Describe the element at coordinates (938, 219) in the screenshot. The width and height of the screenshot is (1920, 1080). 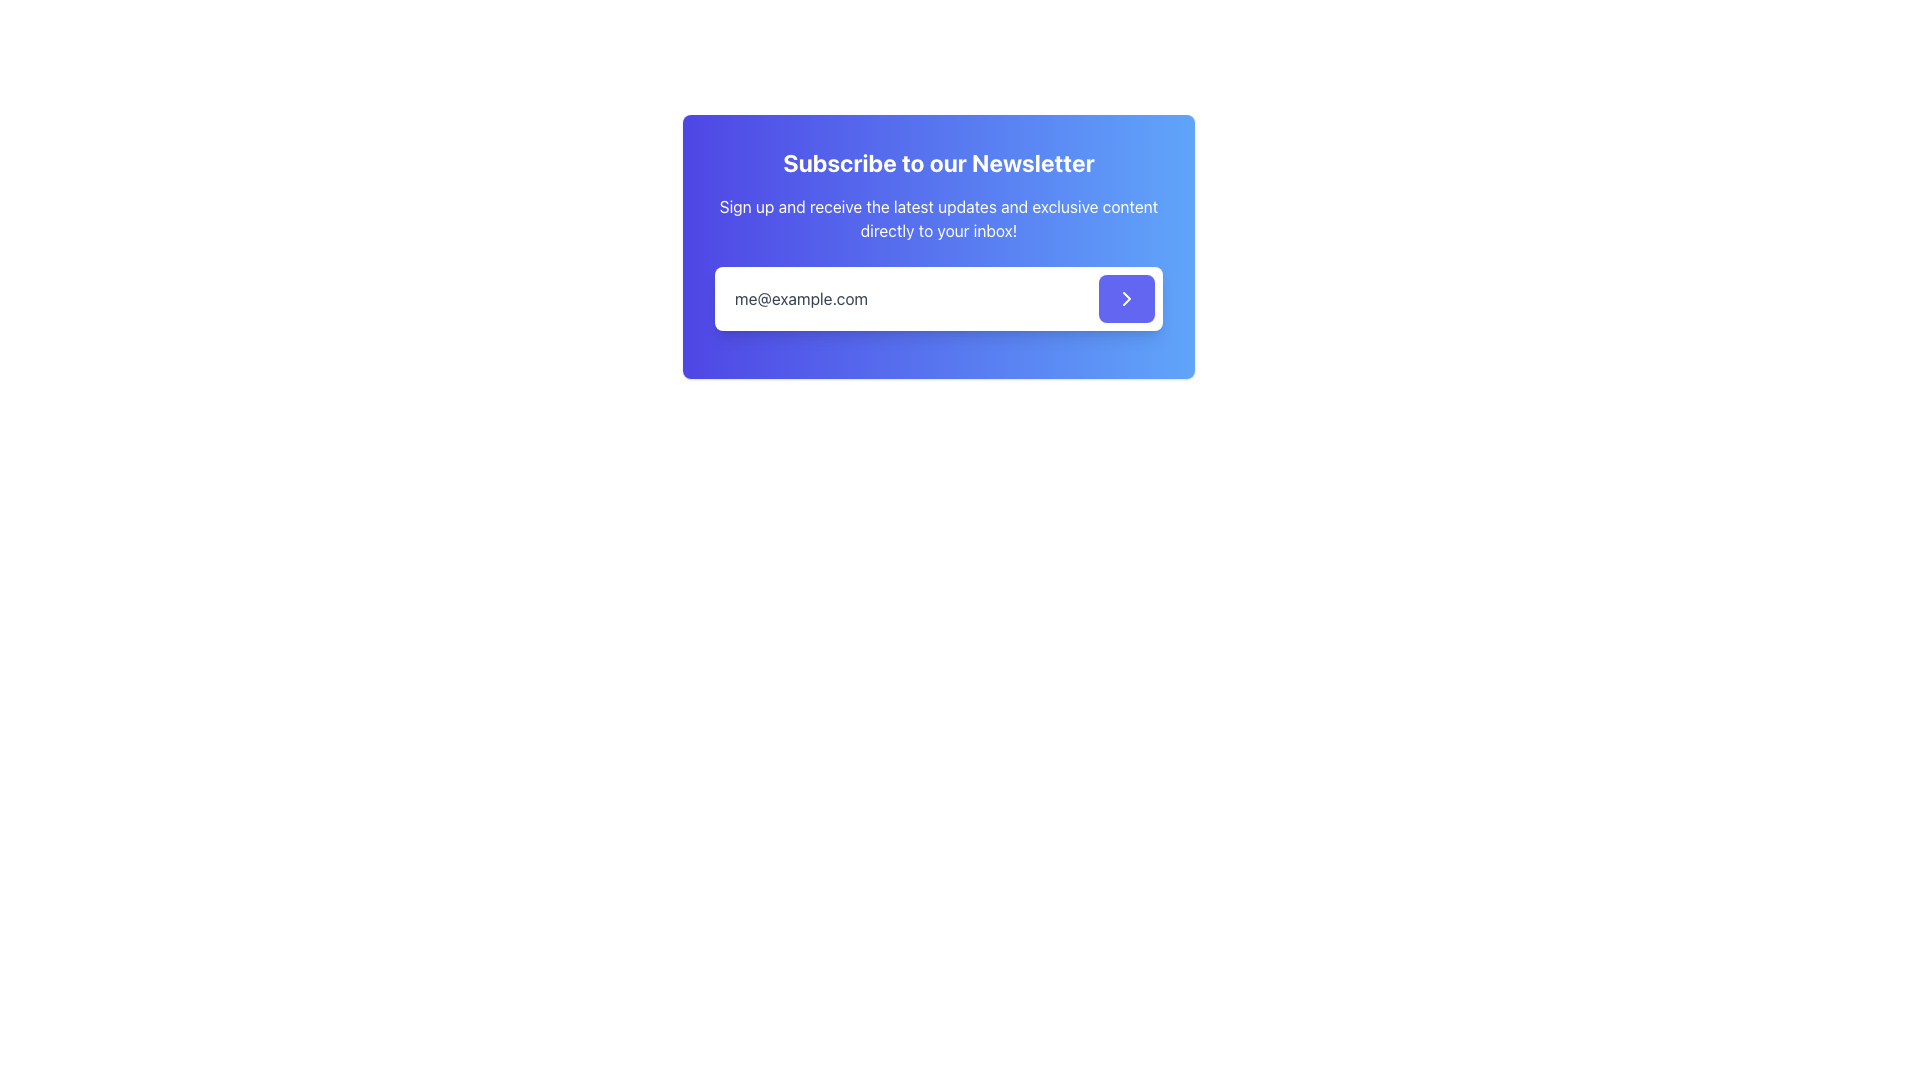
I see `the centered text block that reads 'Sign up and receive the latest updates and exclusive content directly to your inbox!'` at that location.